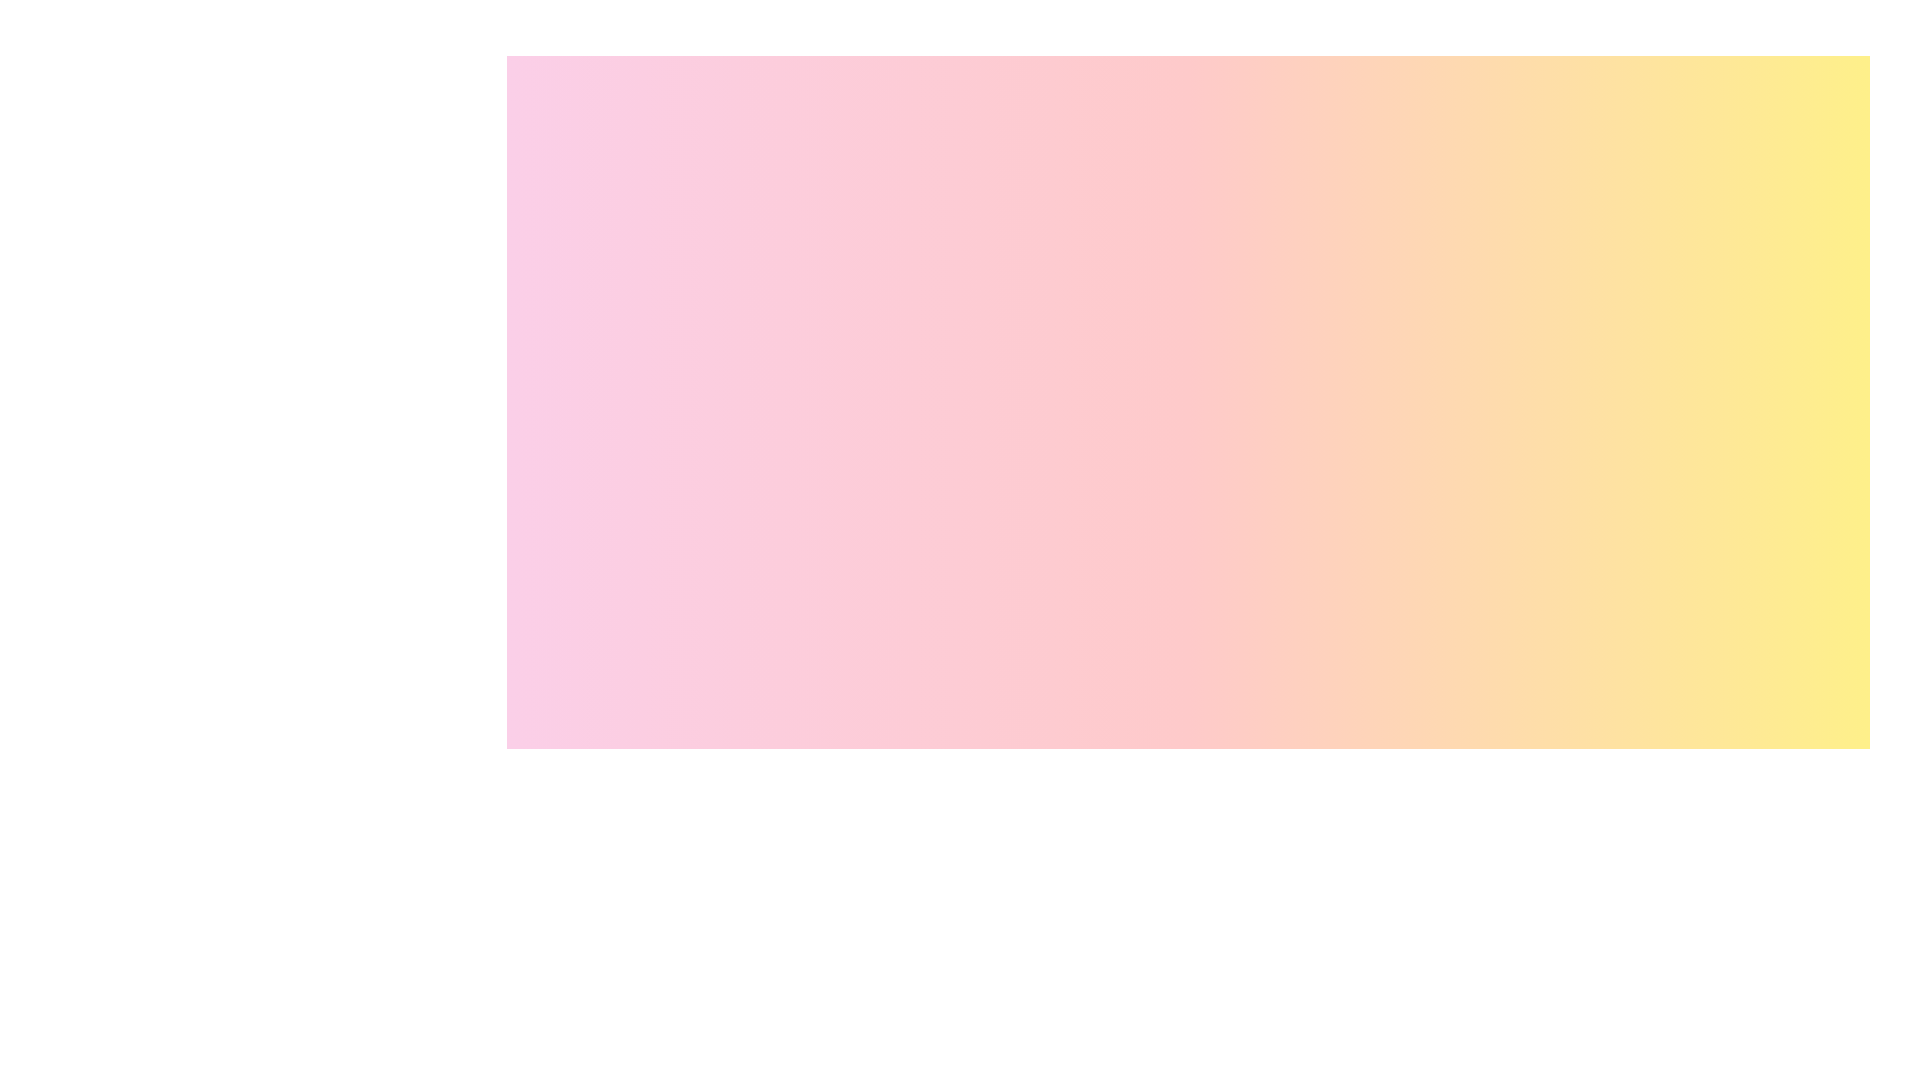  What do you see at coordinates (1808, 1072) in the screenshot?
I see `the main floating action button to toggle the menu state` at bounding box center [1808, 1072].